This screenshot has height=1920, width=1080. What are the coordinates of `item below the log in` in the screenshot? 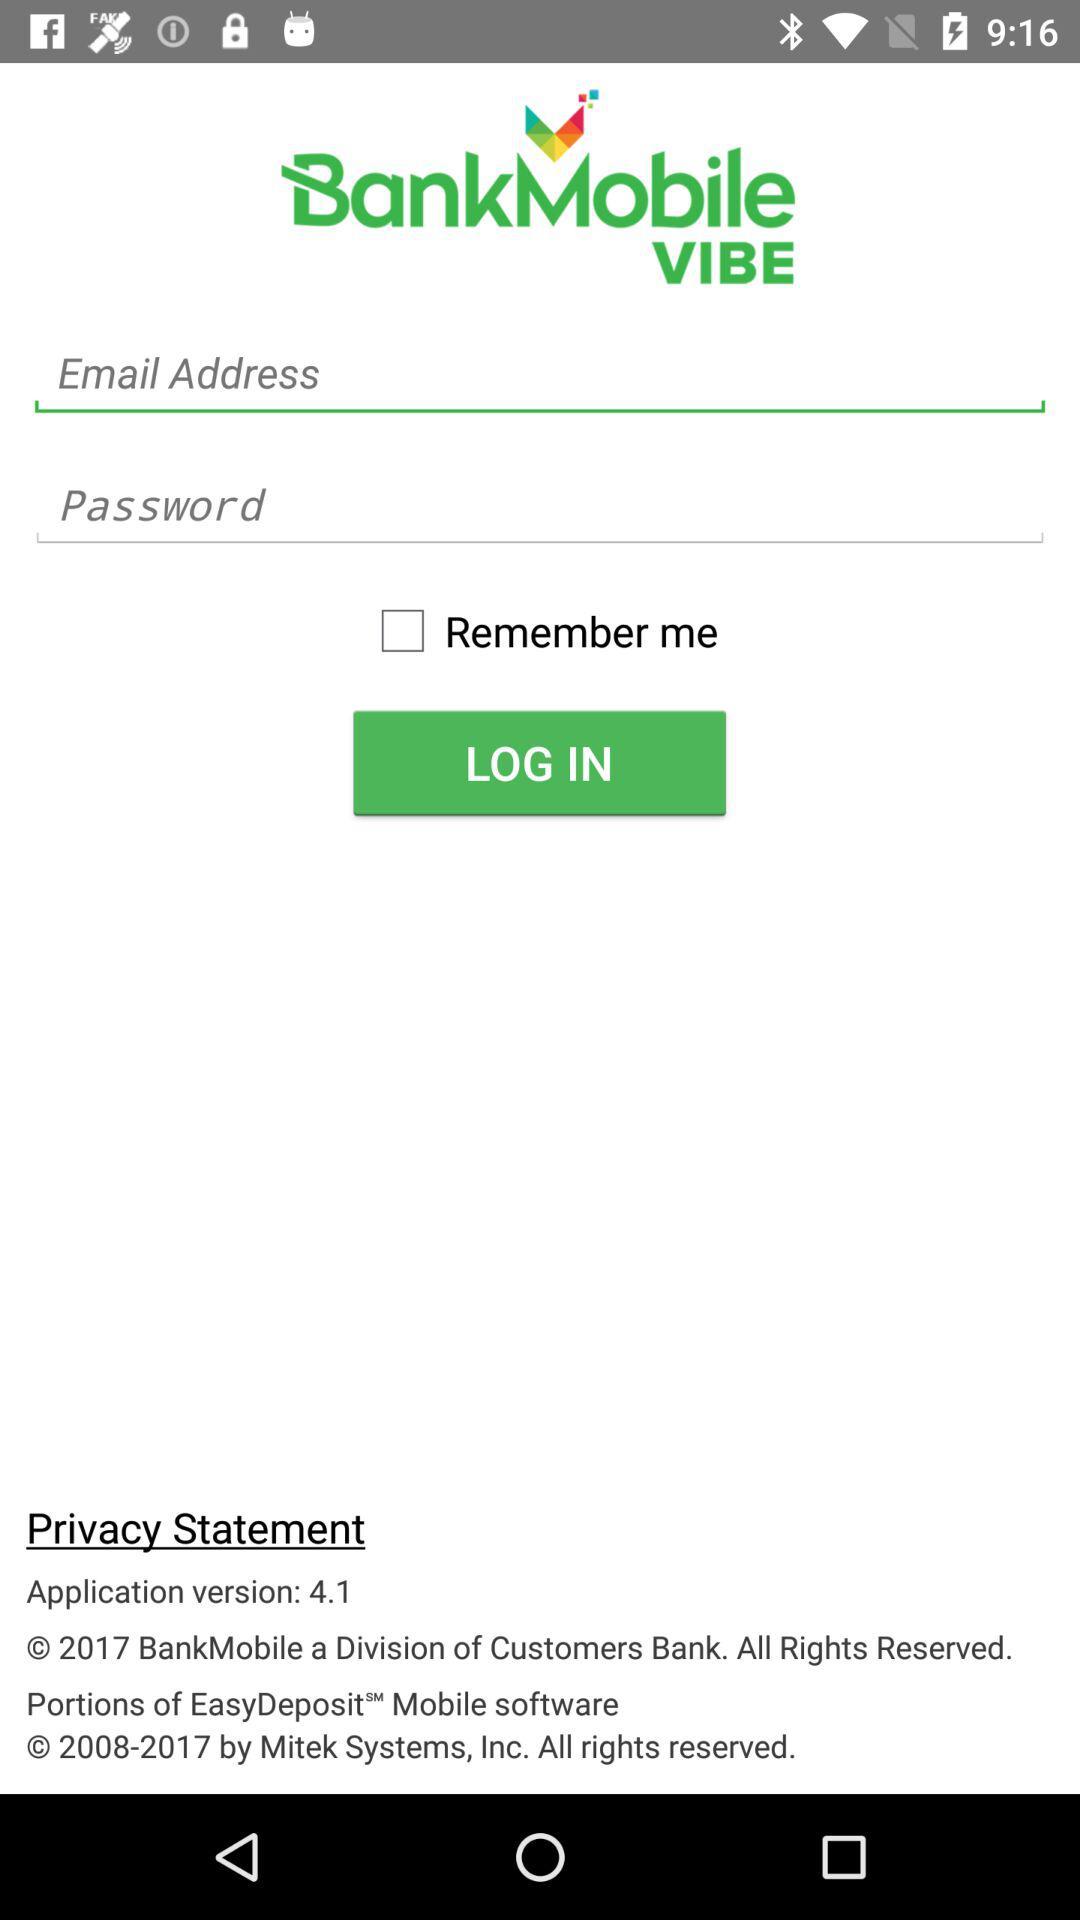 It's located at (195, 1525).